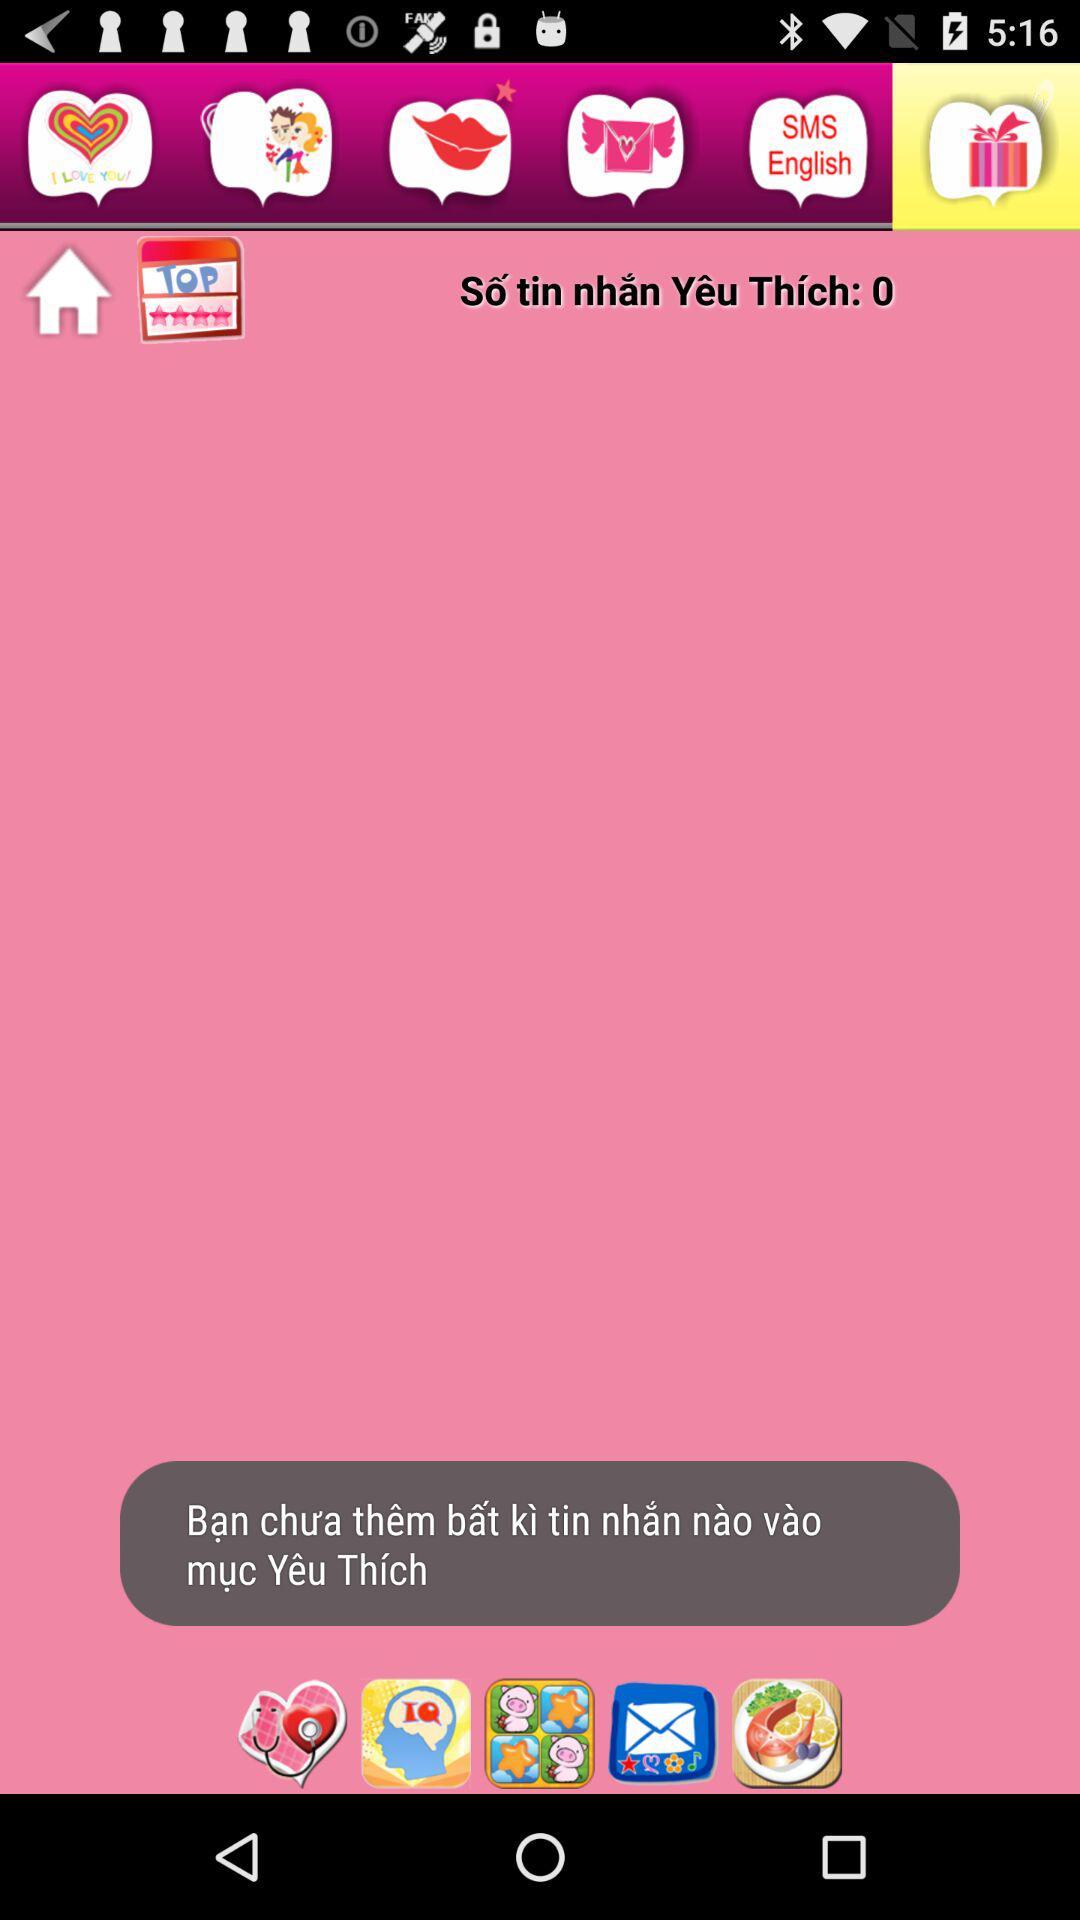 This screenshot has height=1920, width=1080. Describe the element at coordinates (663, 1732) in the screenshot. I see `open mail app` at that location.